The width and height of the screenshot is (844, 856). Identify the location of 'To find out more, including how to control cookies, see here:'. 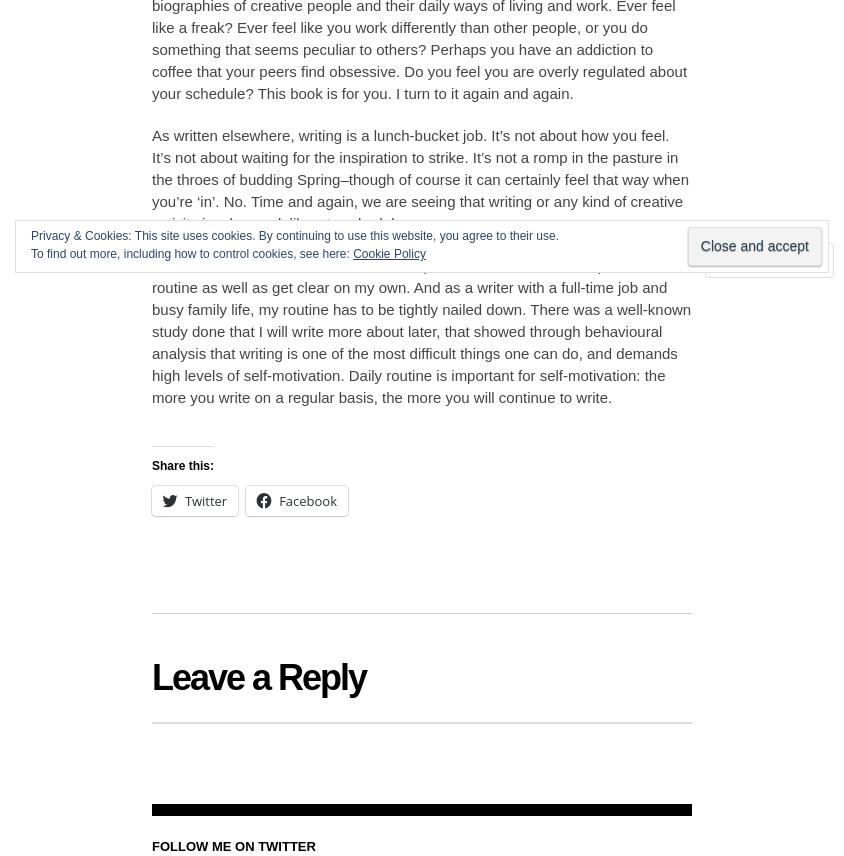
(29, 252).